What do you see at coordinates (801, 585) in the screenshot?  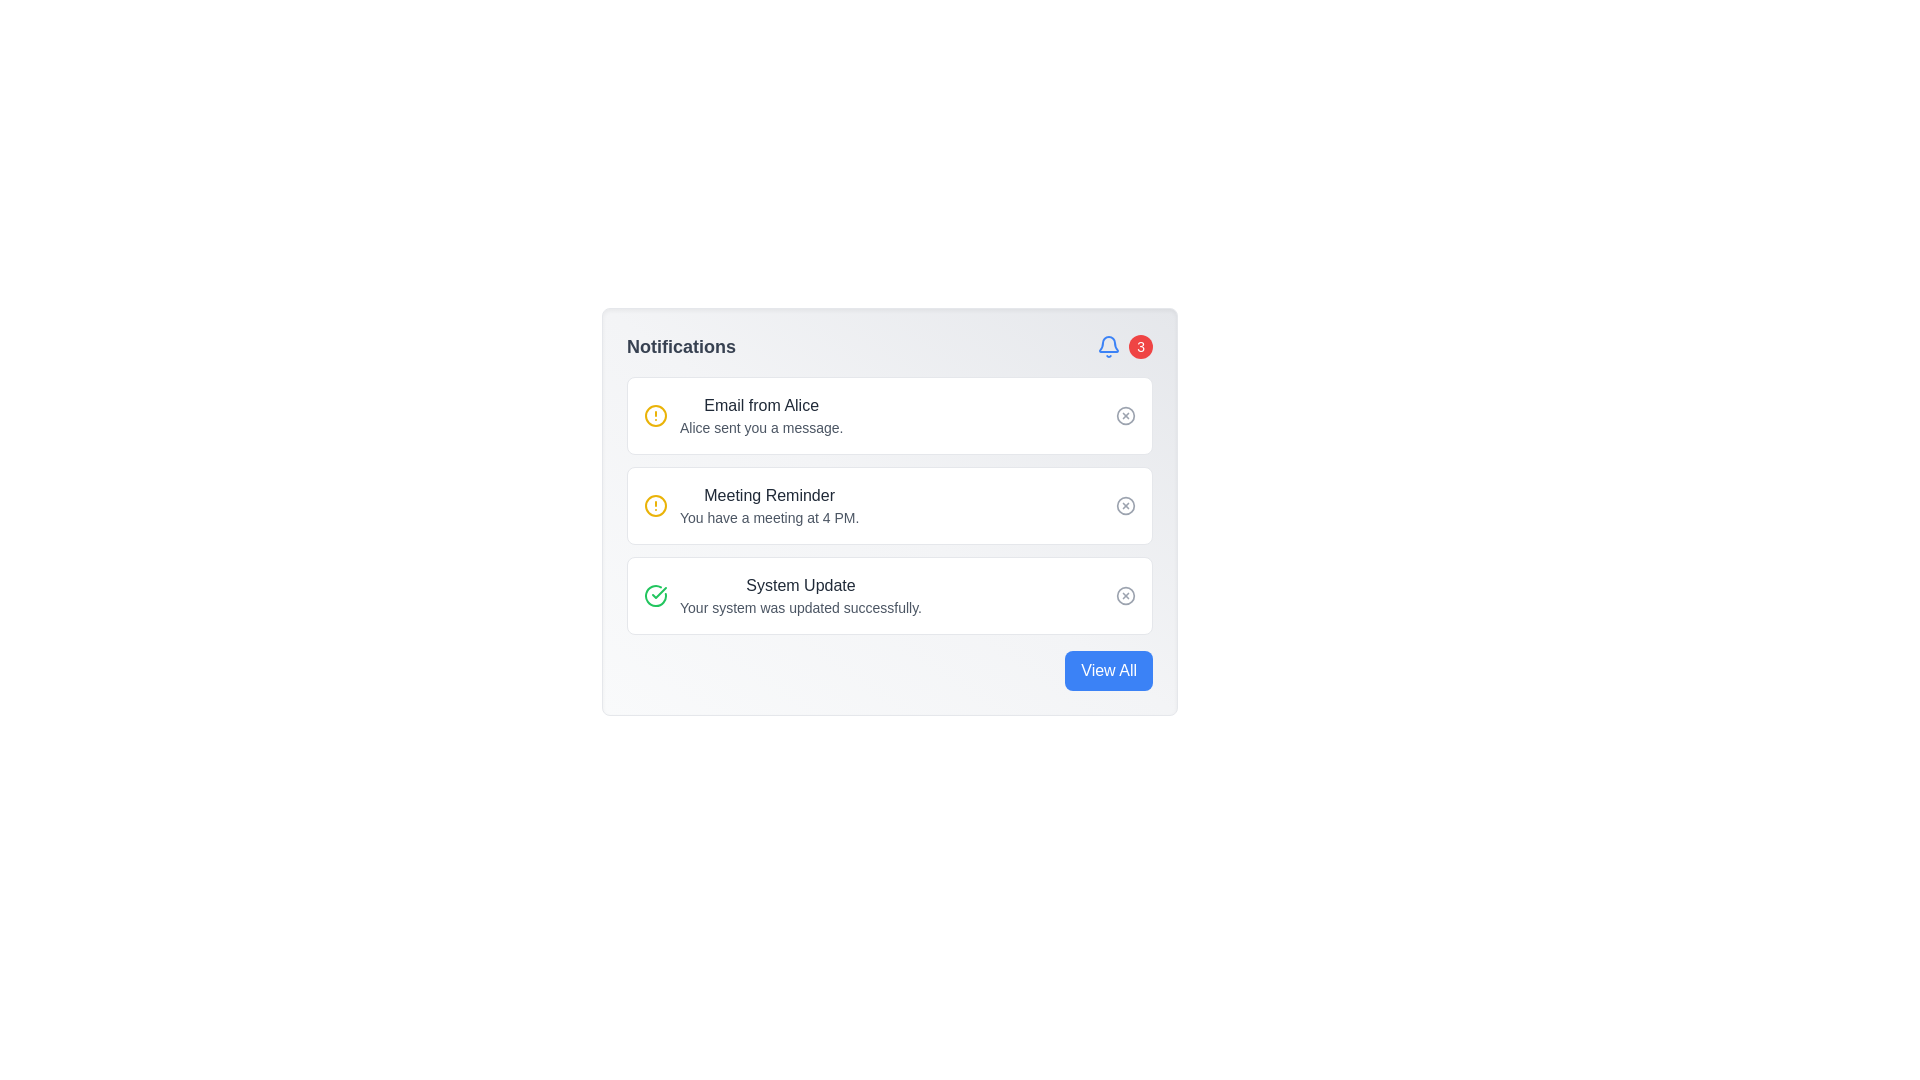 I see `prominently styled text 'System Update' located at the top of the third notification entry card in the Notifications list` at bounding box center [801, 585].